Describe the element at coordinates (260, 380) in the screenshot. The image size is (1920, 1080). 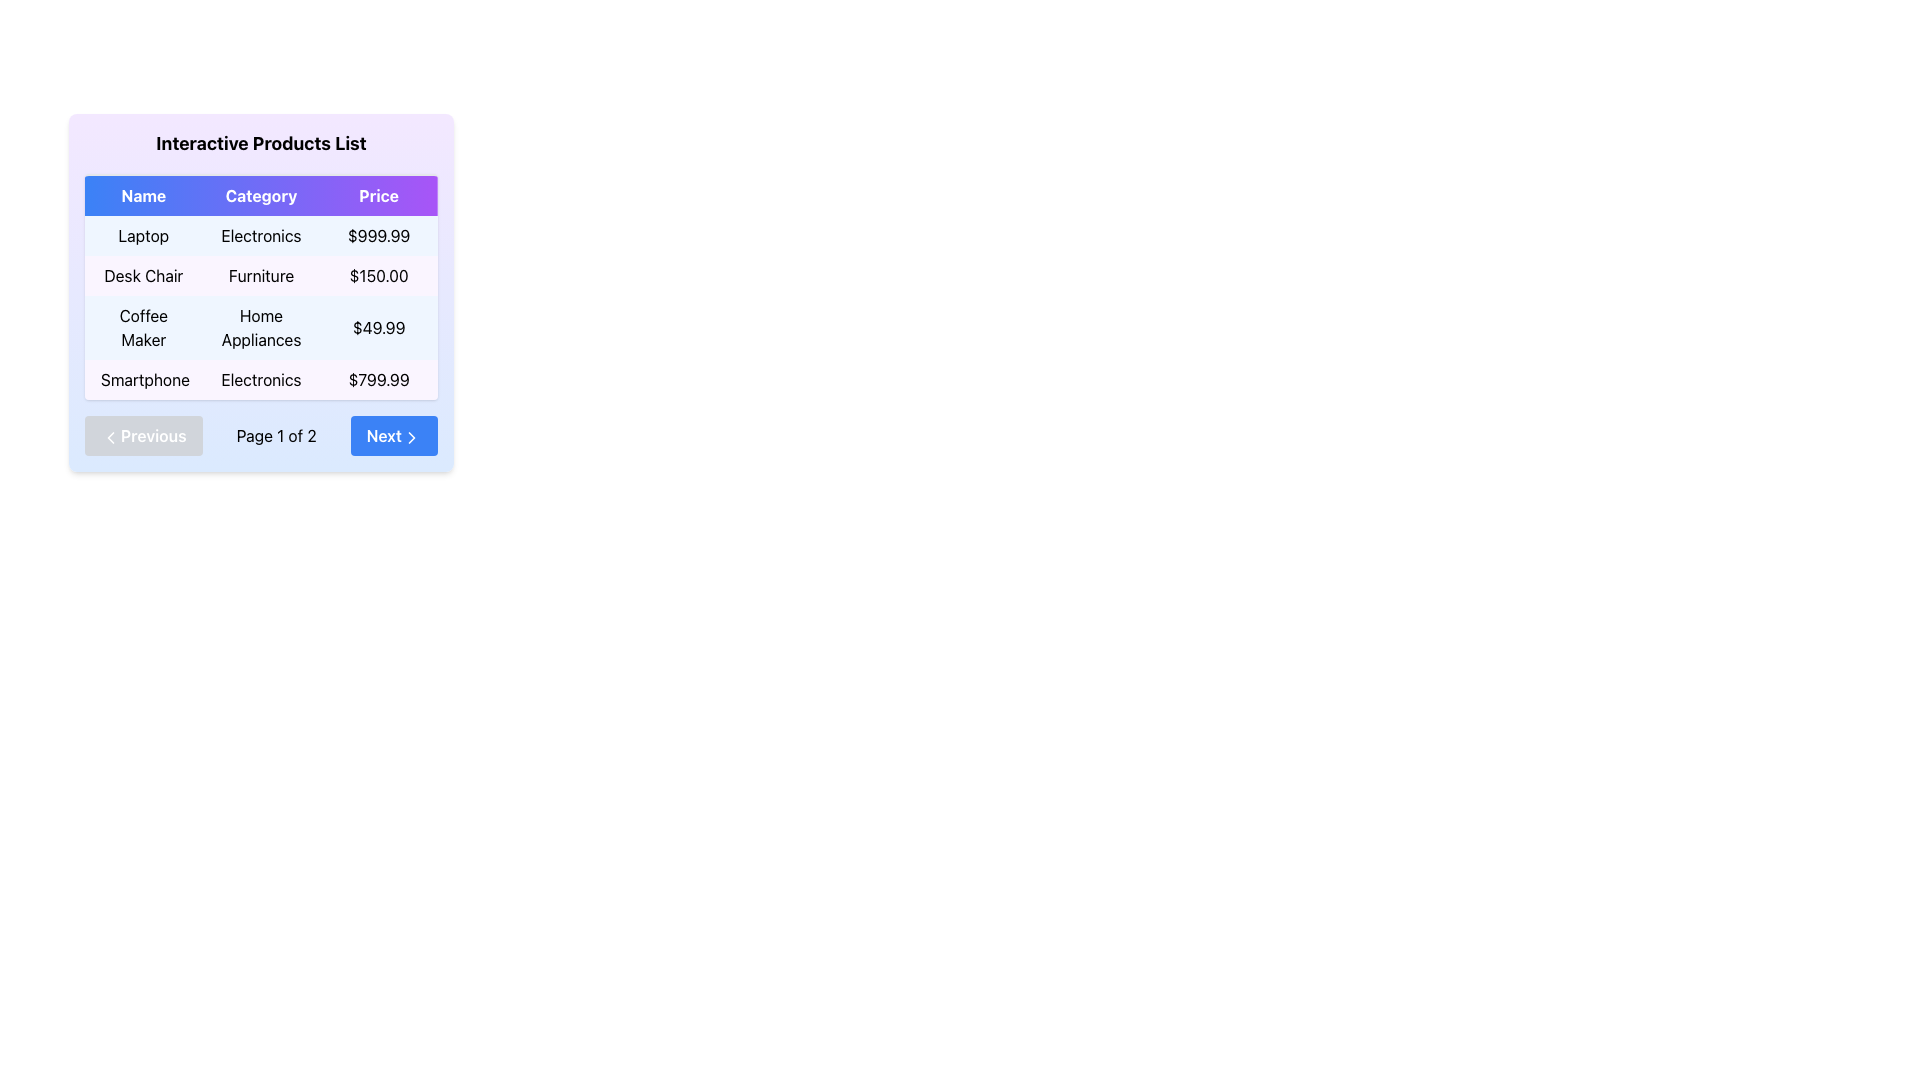
I see `the fourth row of the product table displaying 'Smartphone' in the left column, 'Electronics' in the center, and '$799.99' in the right column` at that location.